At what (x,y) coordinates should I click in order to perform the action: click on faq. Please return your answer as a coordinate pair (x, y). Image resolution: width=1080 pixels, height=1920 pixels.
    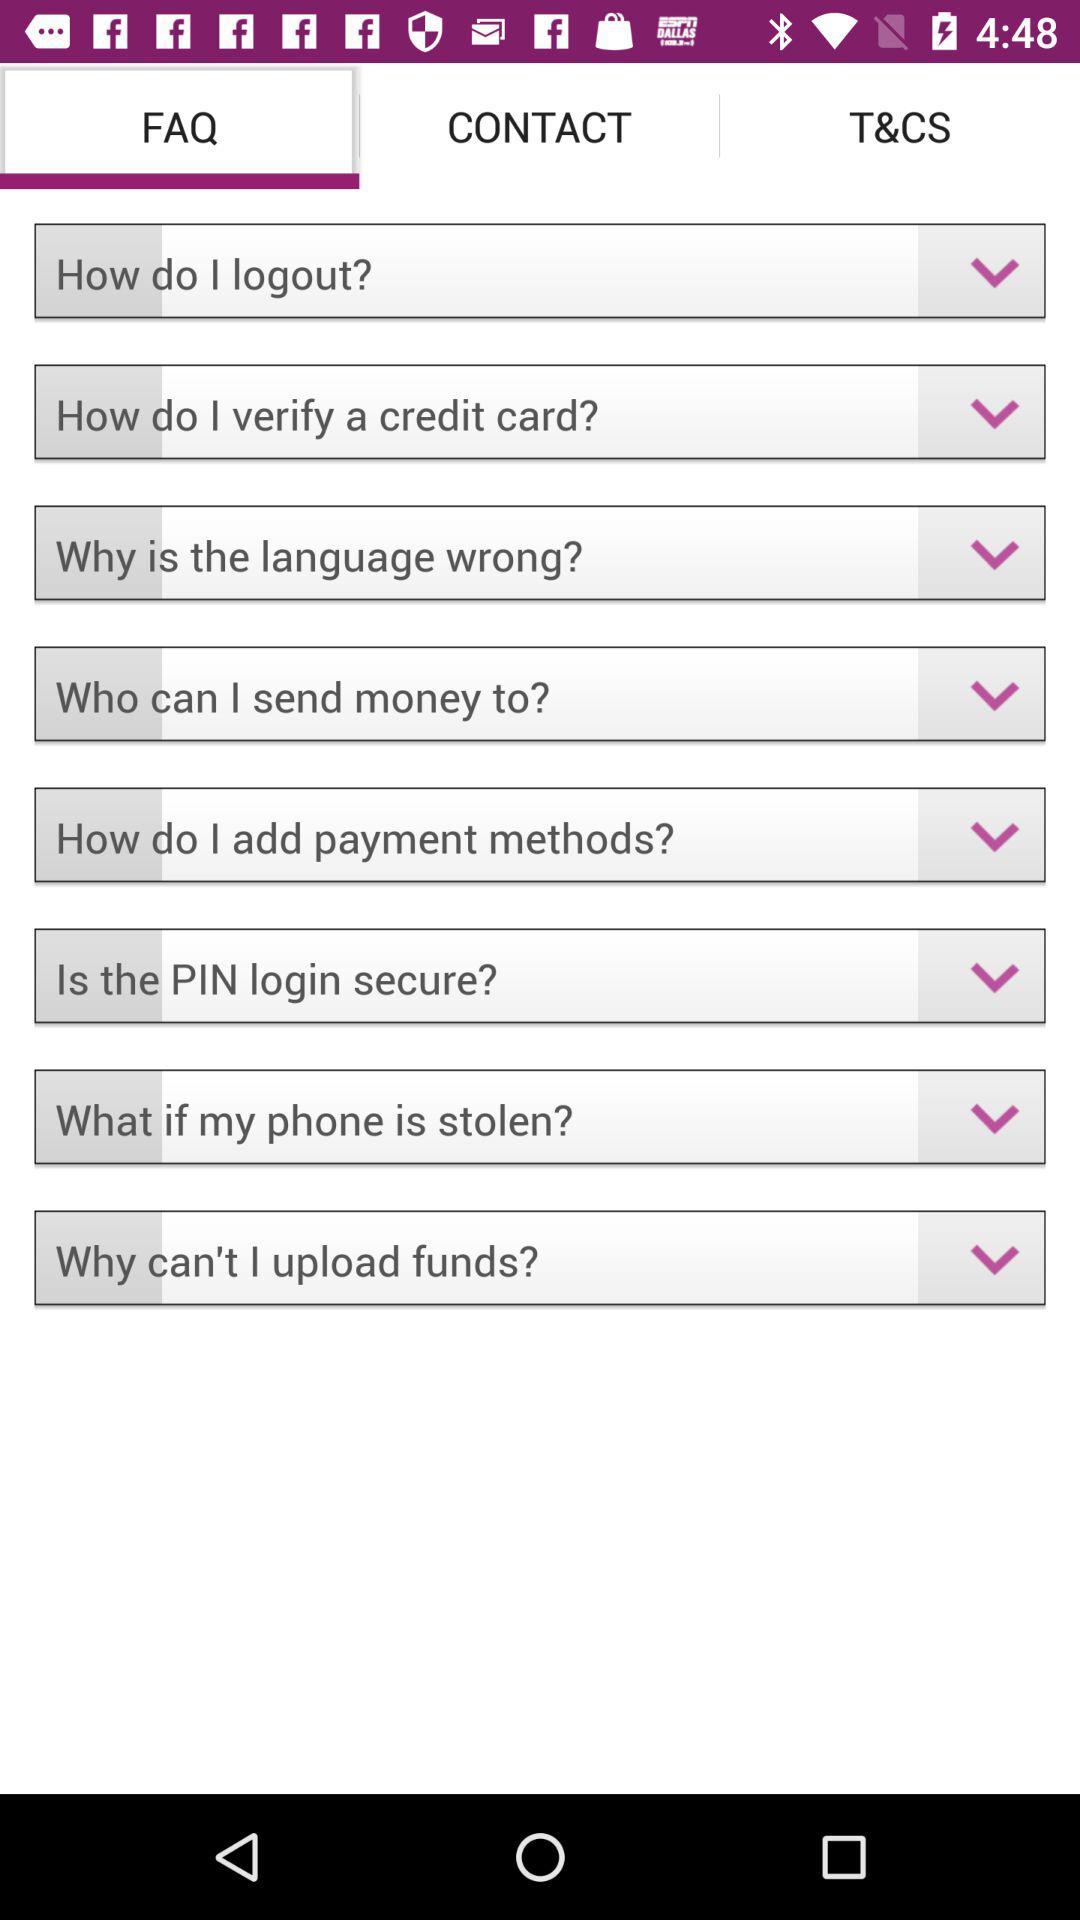
    Looking at the image, I should click on (178, 124).